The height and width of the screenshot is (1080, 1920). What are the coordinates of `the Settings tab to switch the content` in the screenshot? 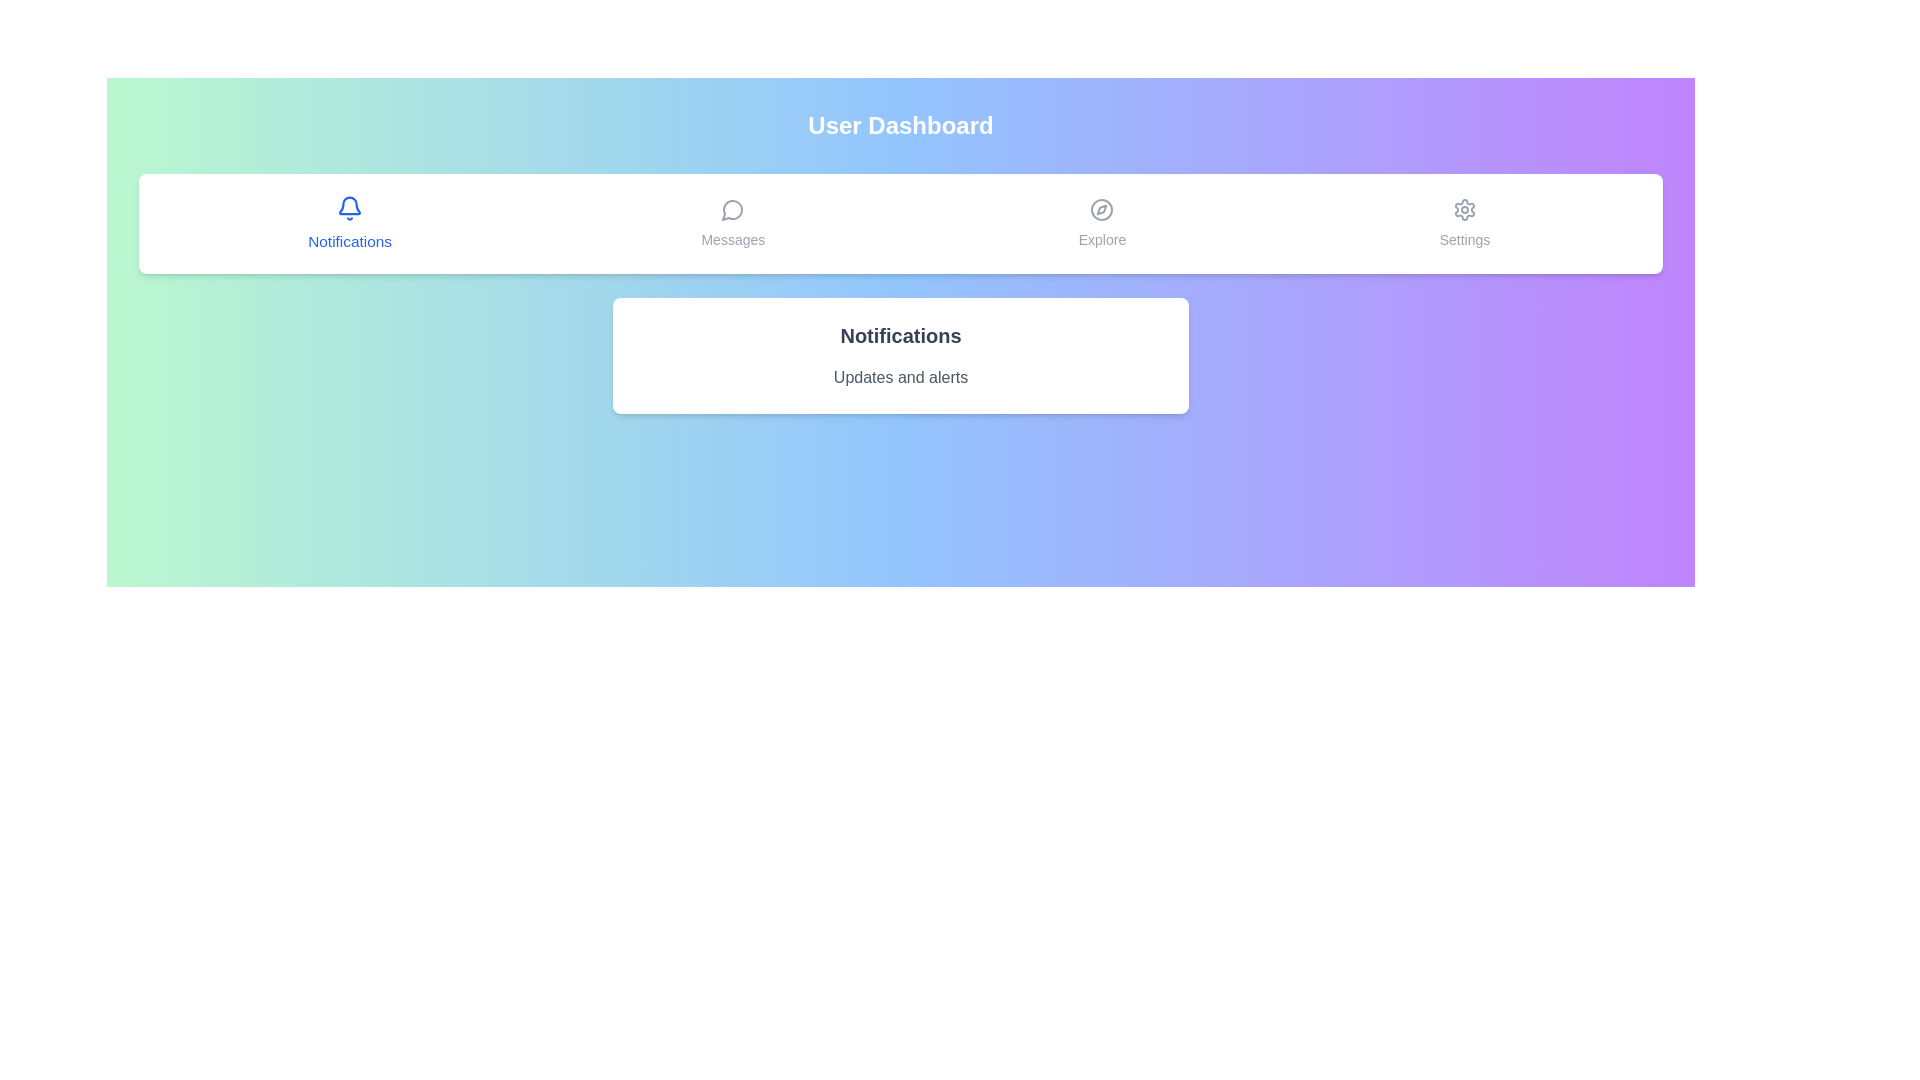 It's located at (1464, 223).